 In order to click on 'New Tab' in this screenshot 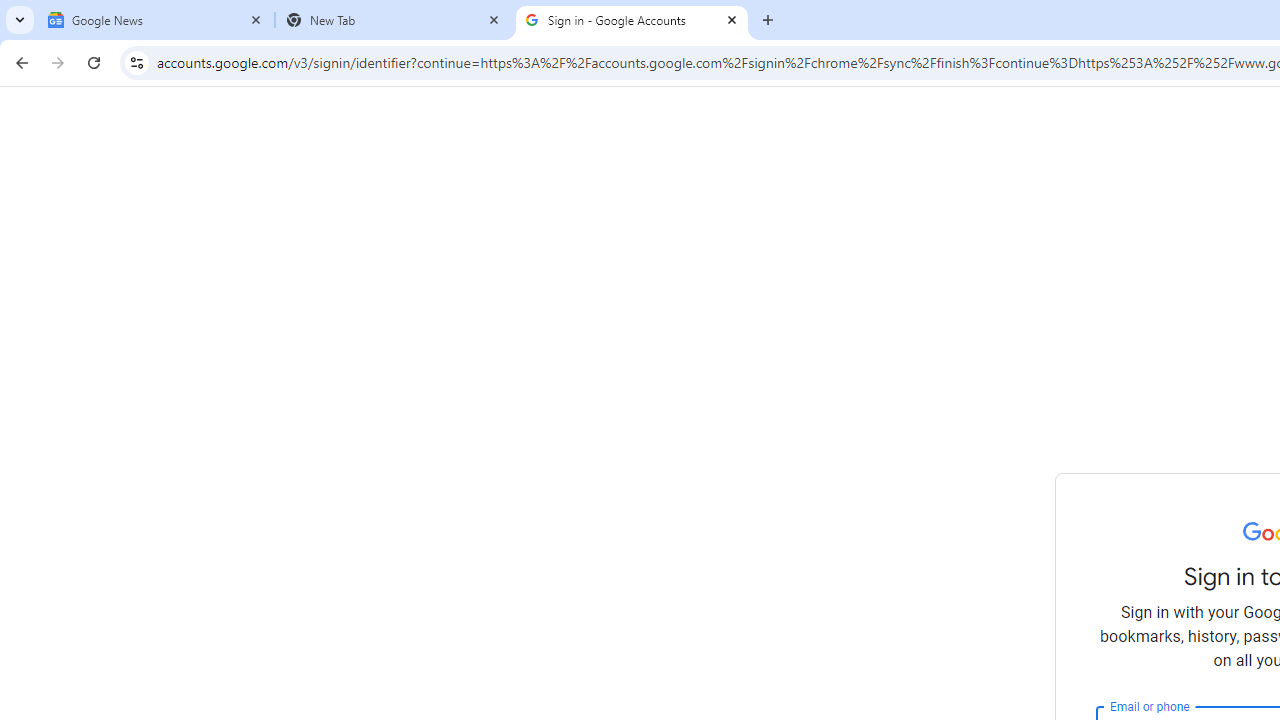, I will do `click(394, 20)`.